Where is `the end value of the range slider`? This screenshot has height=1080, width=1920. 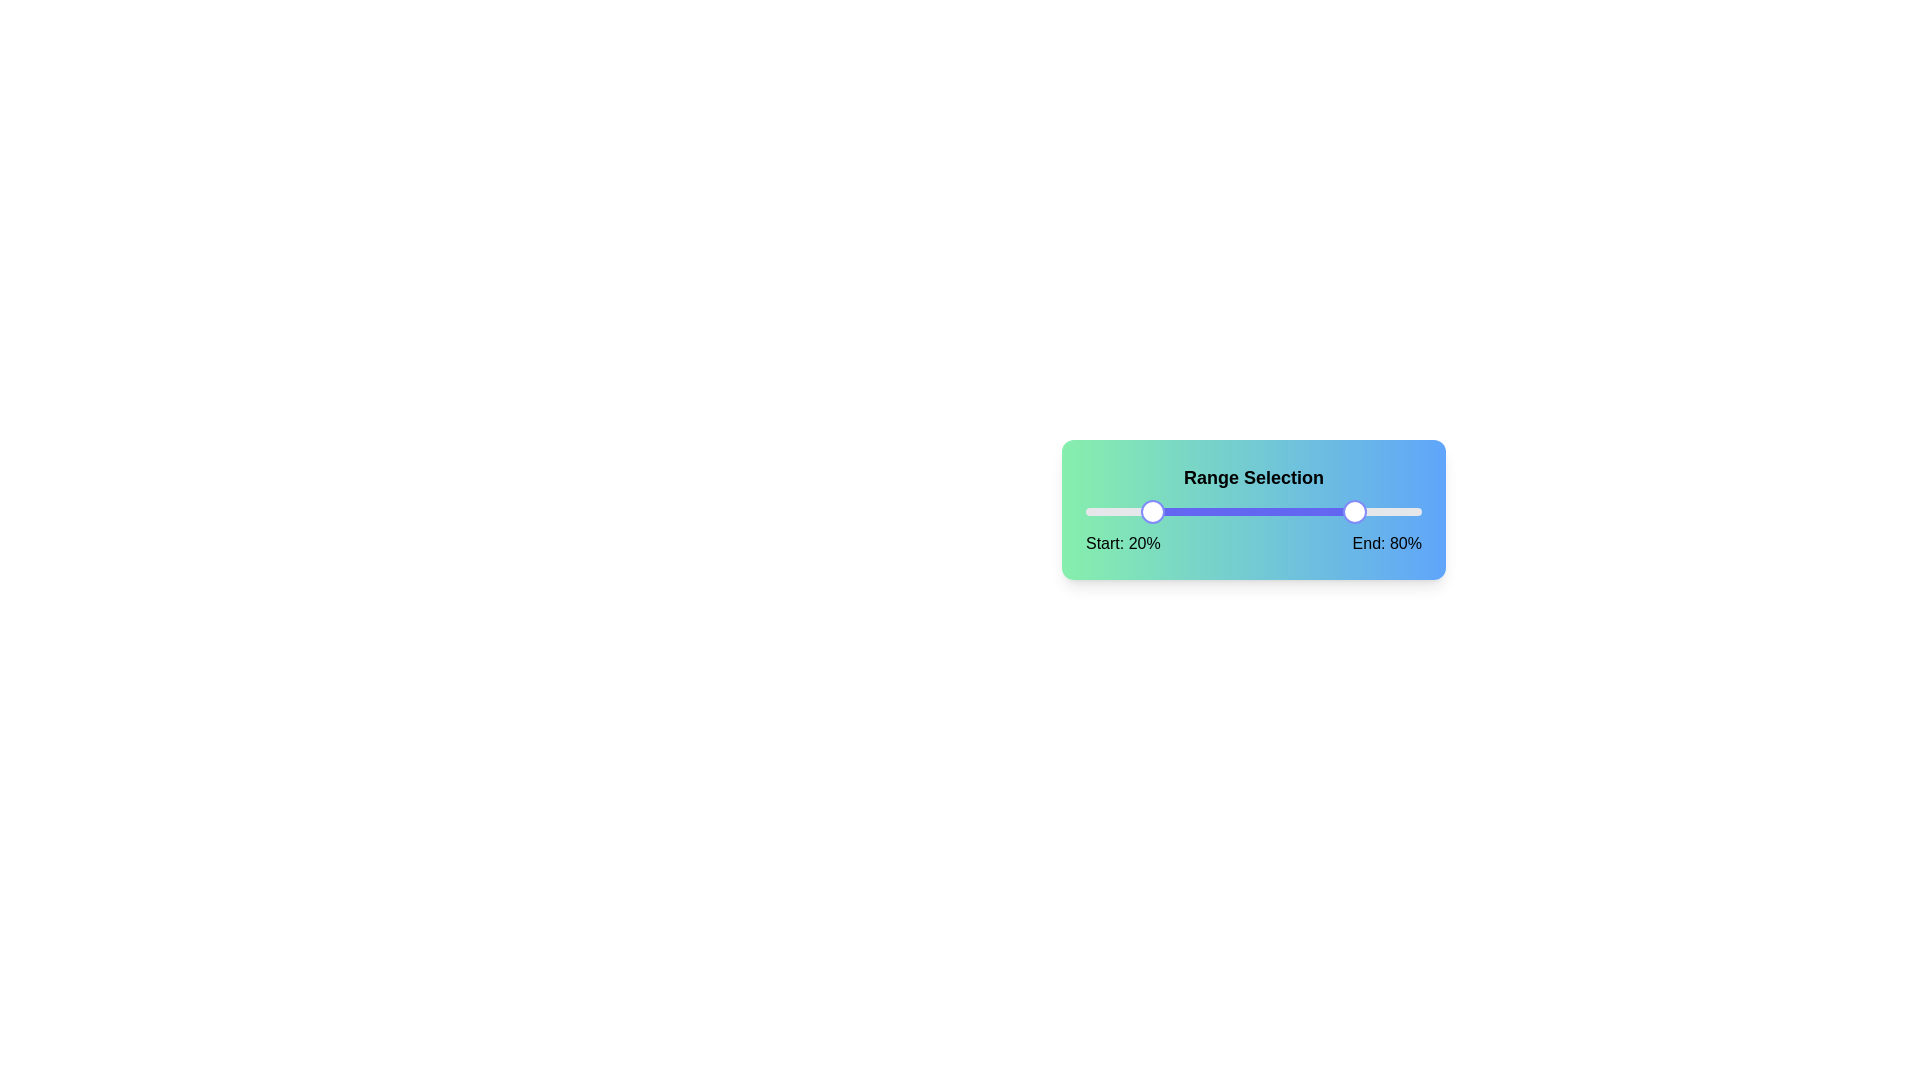 the end value of the range slider is located at coordinates (1308, 511).